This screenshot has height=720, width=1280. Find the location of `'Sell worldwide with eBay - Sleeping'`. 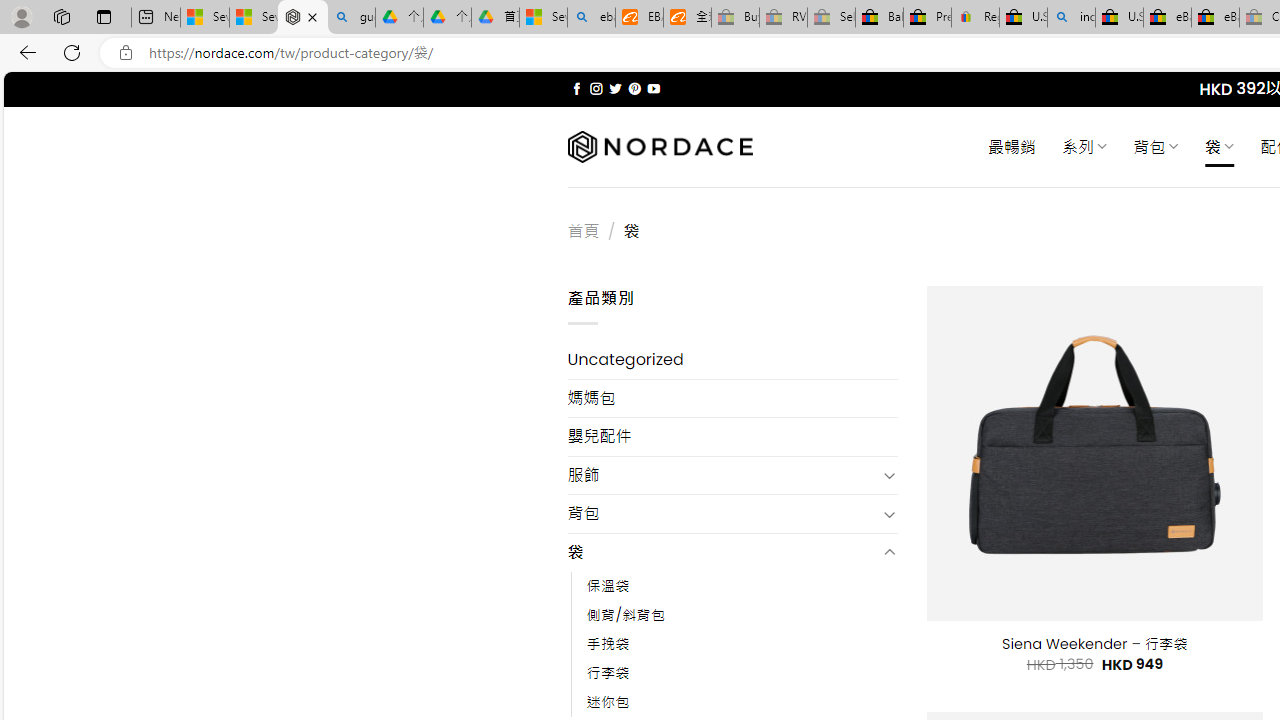

'Sell worldwide with eBay - Sleeping' is located at coordinates (831, 17).